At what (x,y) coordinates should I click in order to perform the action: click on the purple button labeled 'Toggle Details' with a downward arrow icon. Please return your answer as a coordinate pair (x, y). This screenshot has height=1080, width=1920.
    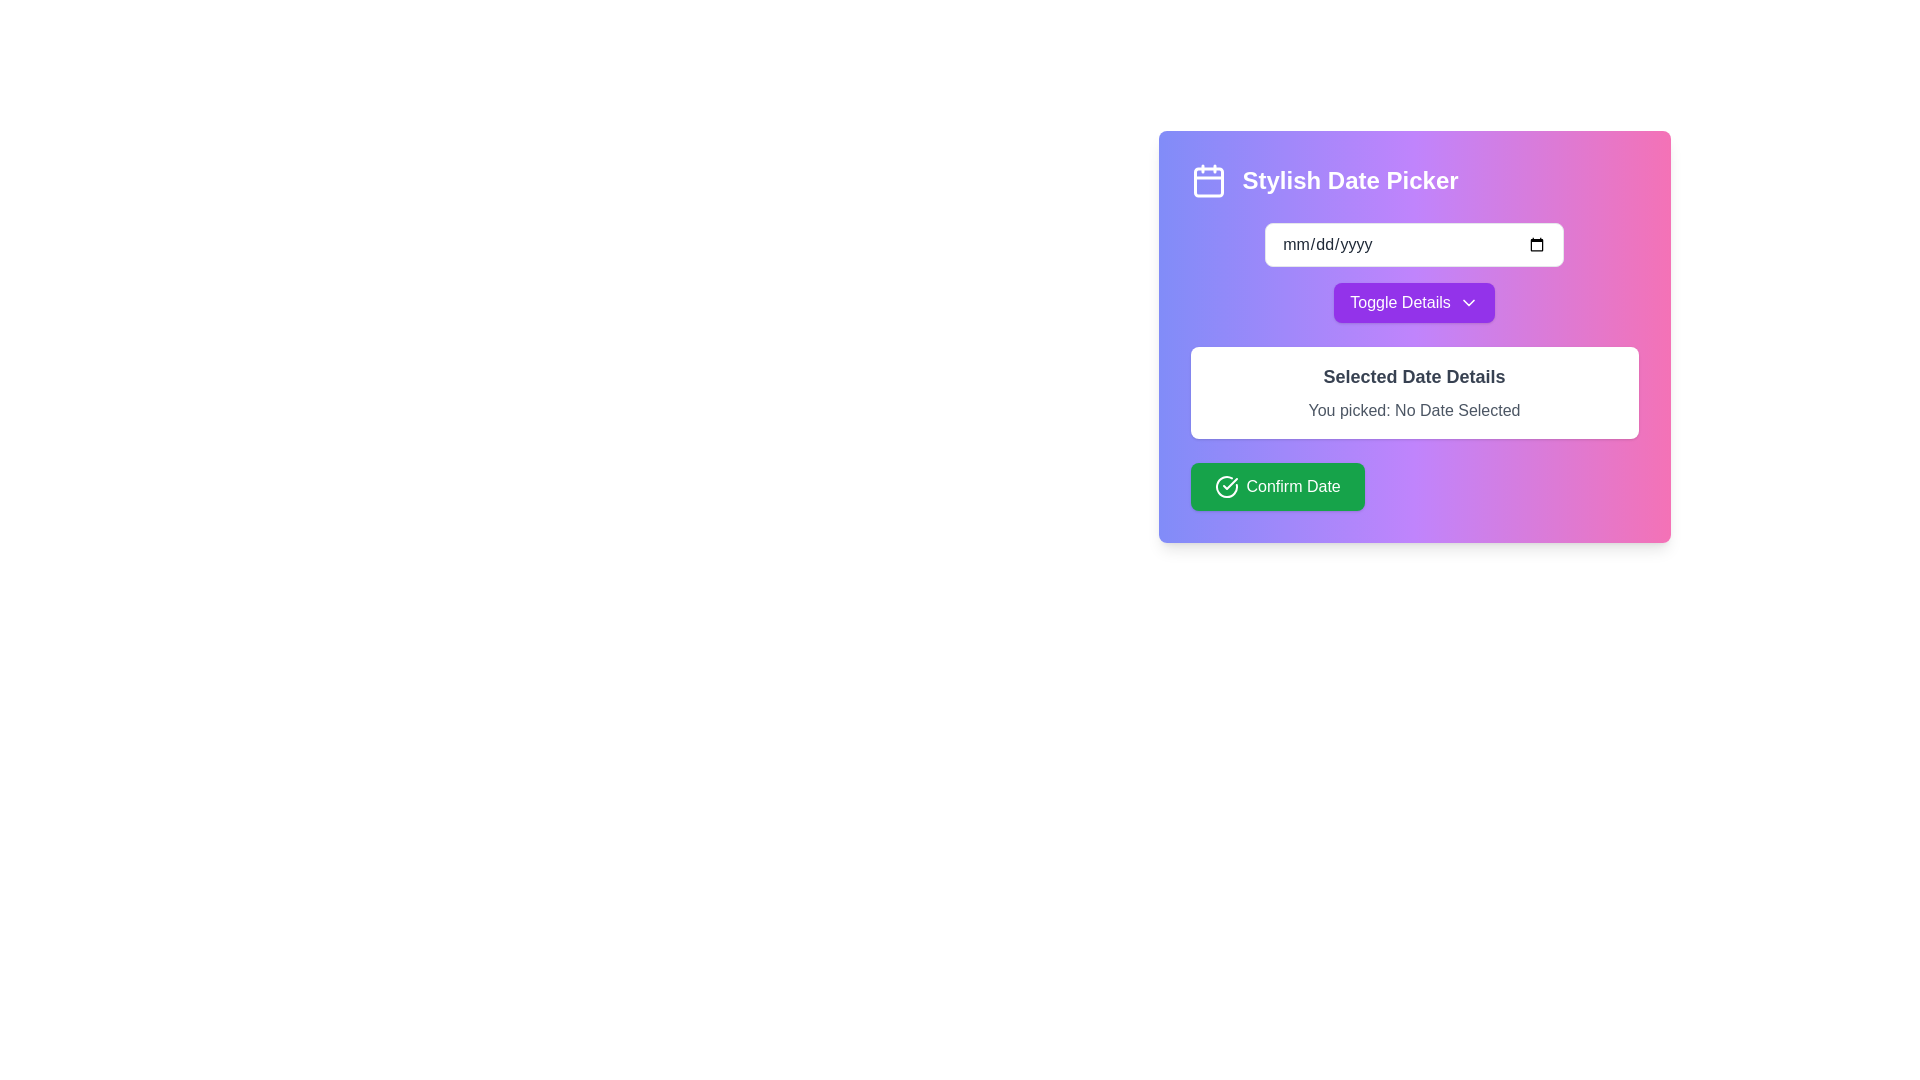
    Looking at the image, I should click on (1413, 273).